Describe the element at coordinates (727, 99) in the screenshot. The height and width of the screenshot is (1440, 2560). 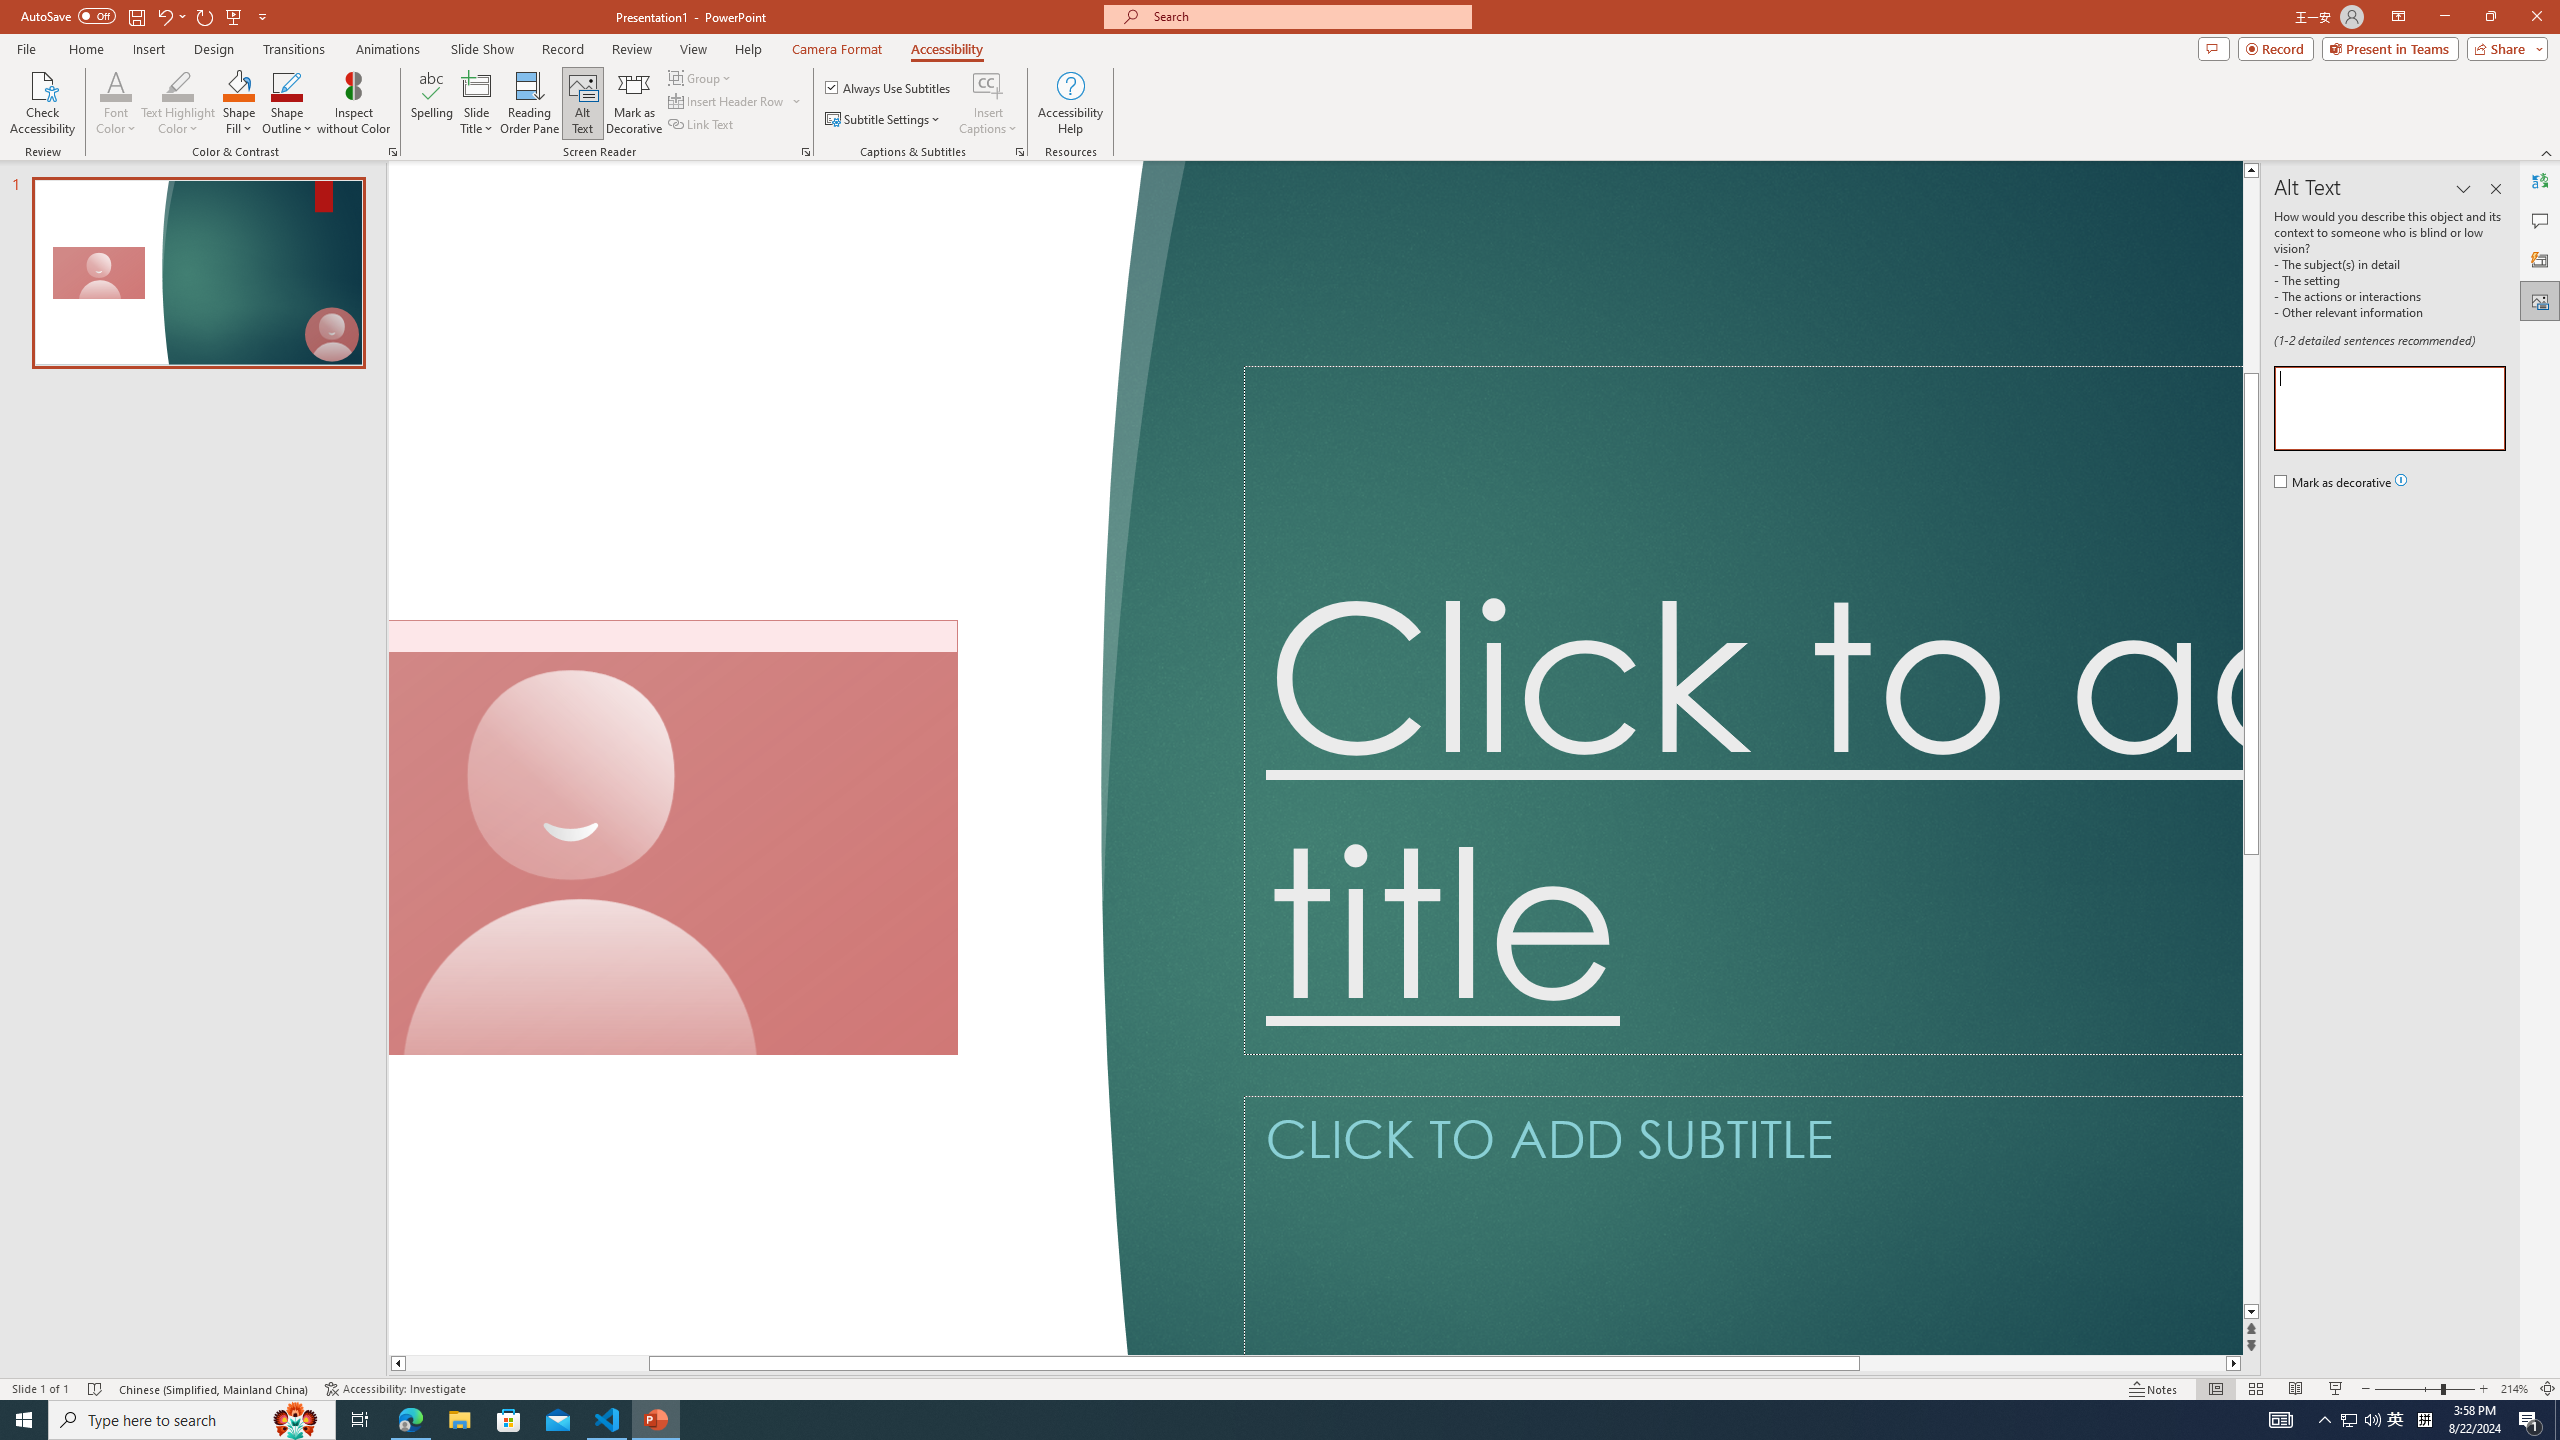
I see `'Insert Header Row'` at that location.